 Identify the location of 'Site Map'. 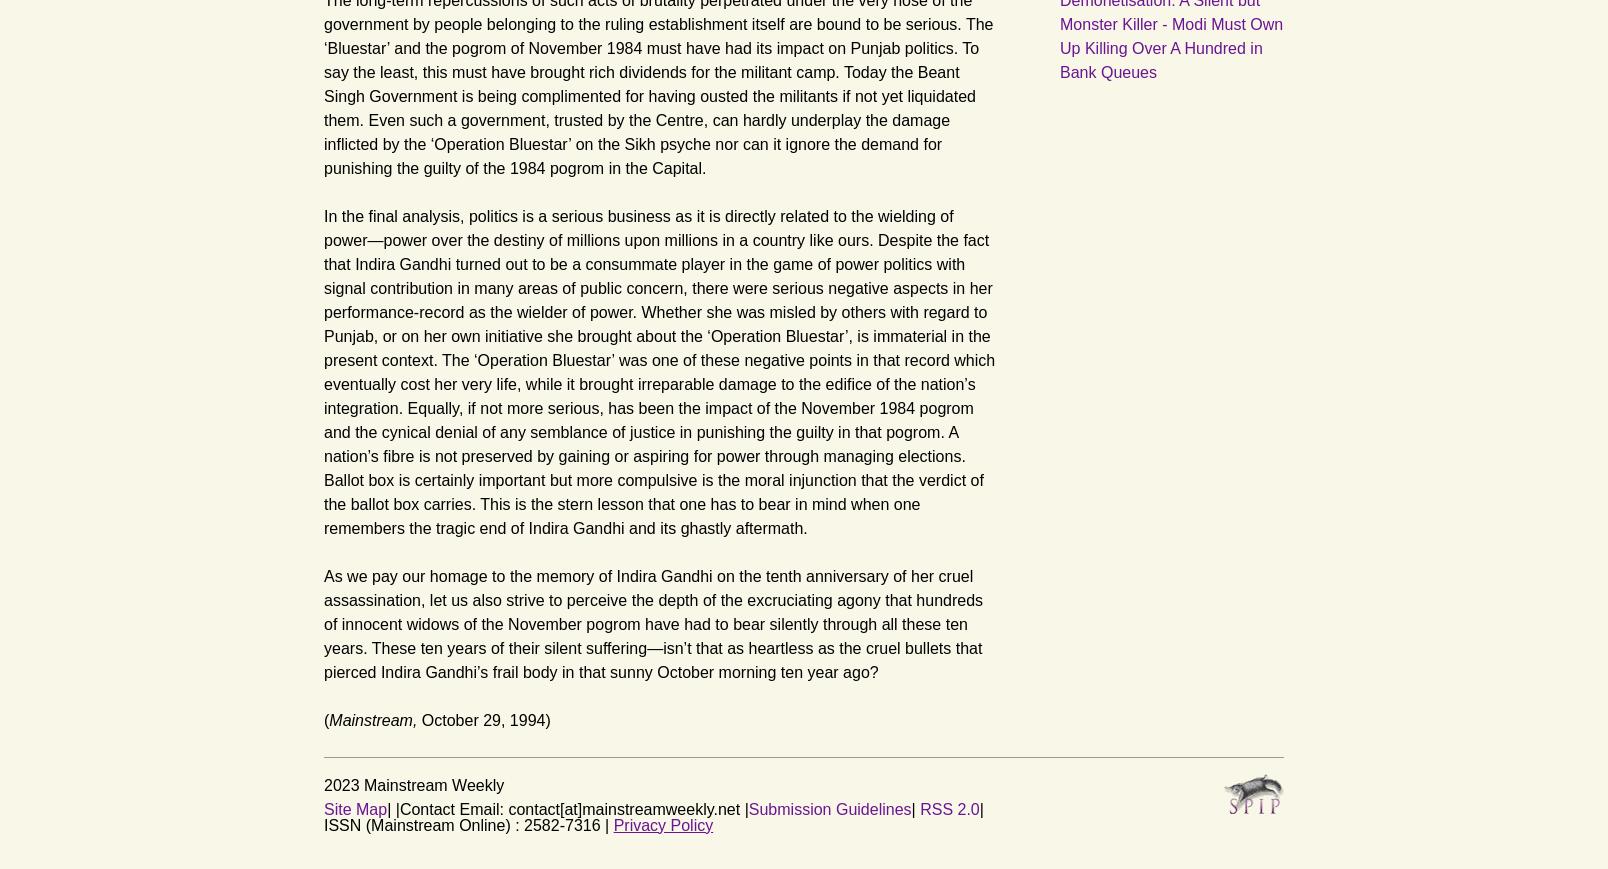
(355, 808).